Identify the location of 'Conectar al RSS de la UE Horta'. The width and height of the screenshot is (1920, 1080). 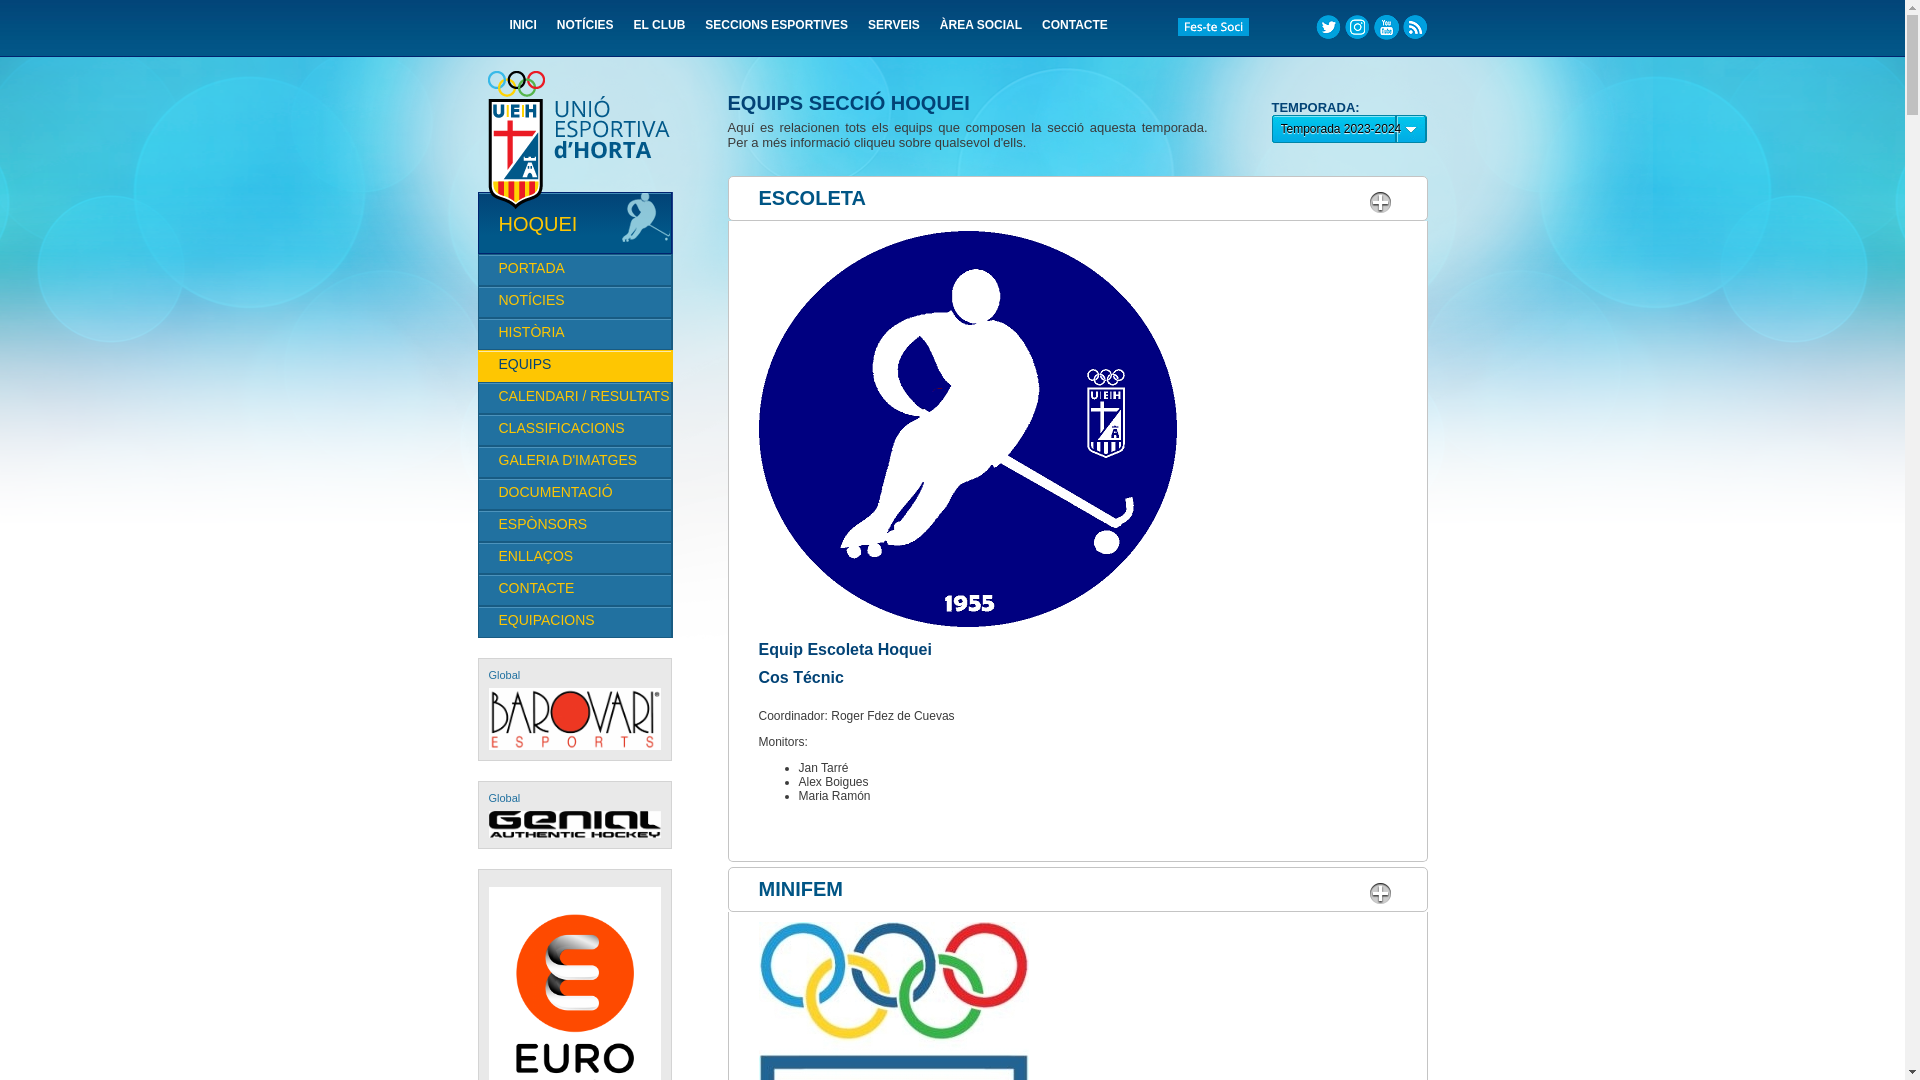
(1413, 27).